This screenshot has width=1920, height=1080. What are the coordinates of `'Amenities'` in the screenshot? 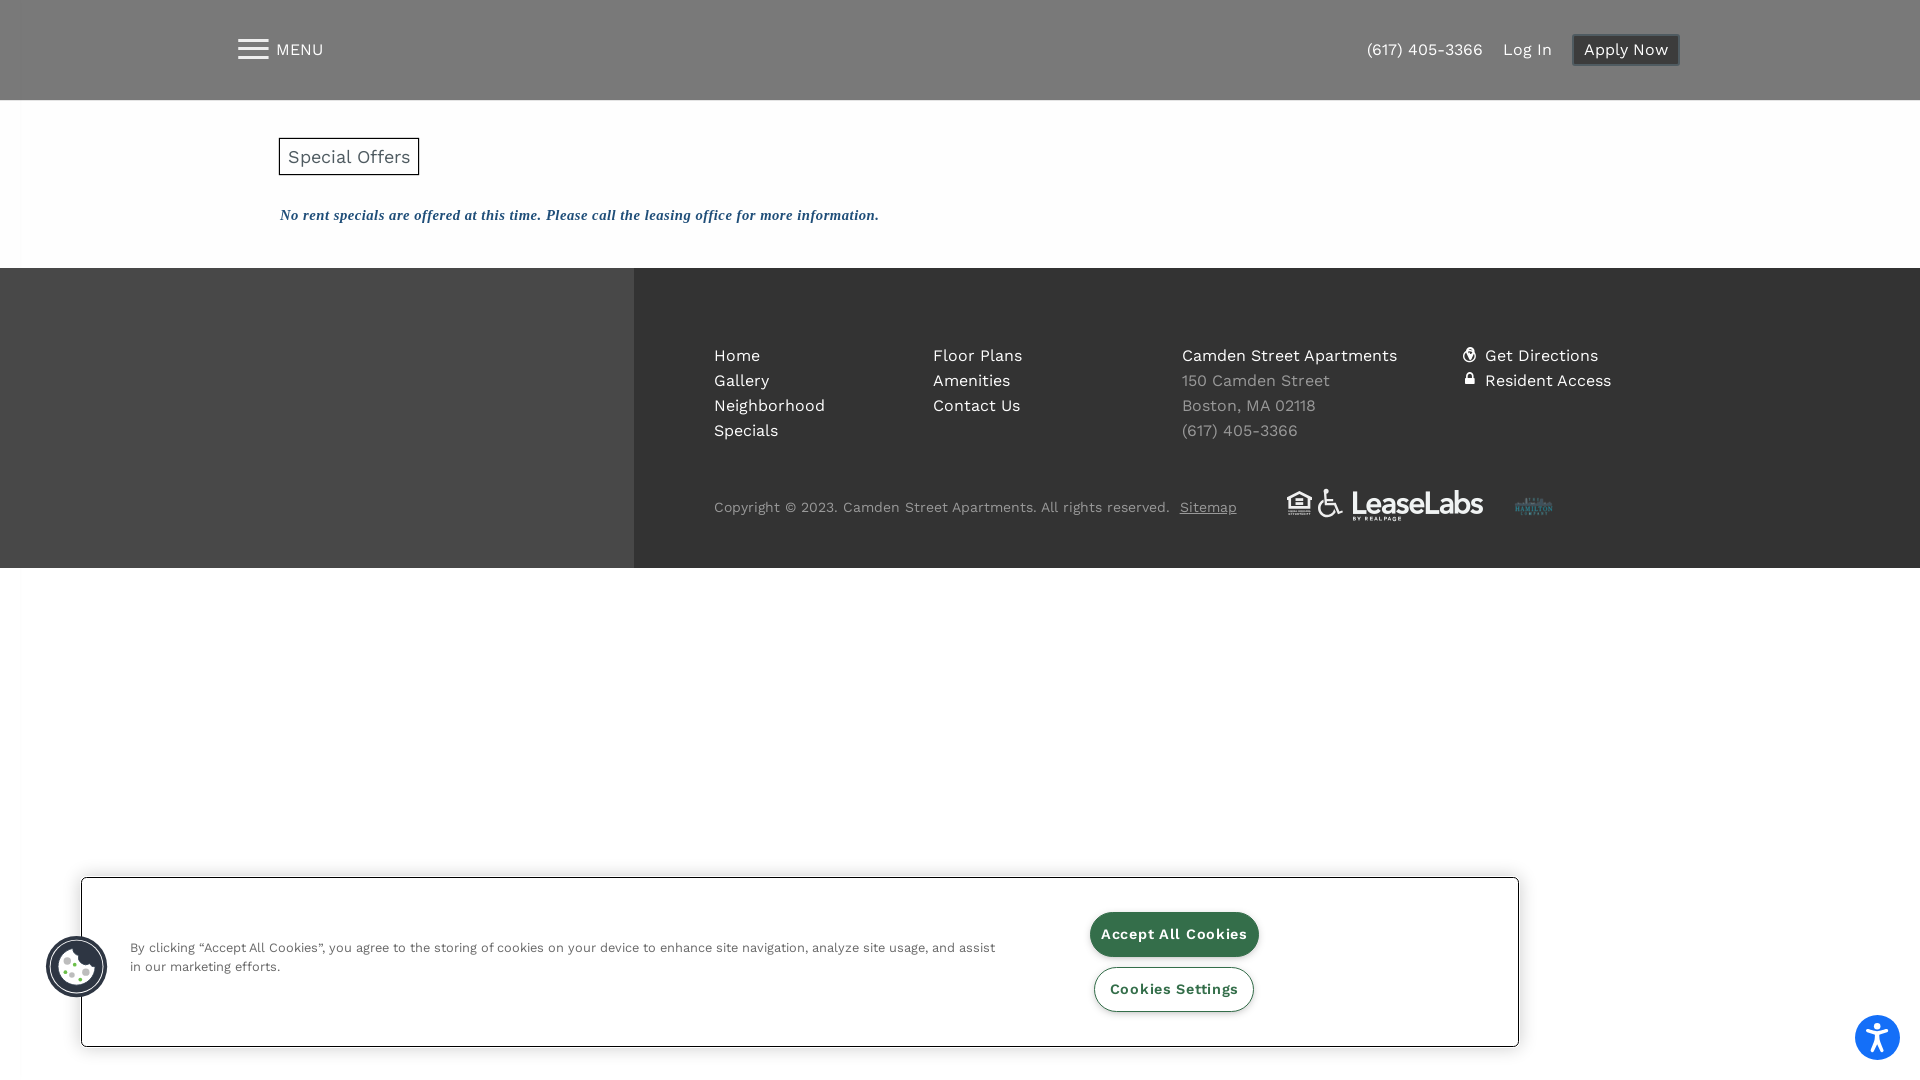 It's located at (971, 380).